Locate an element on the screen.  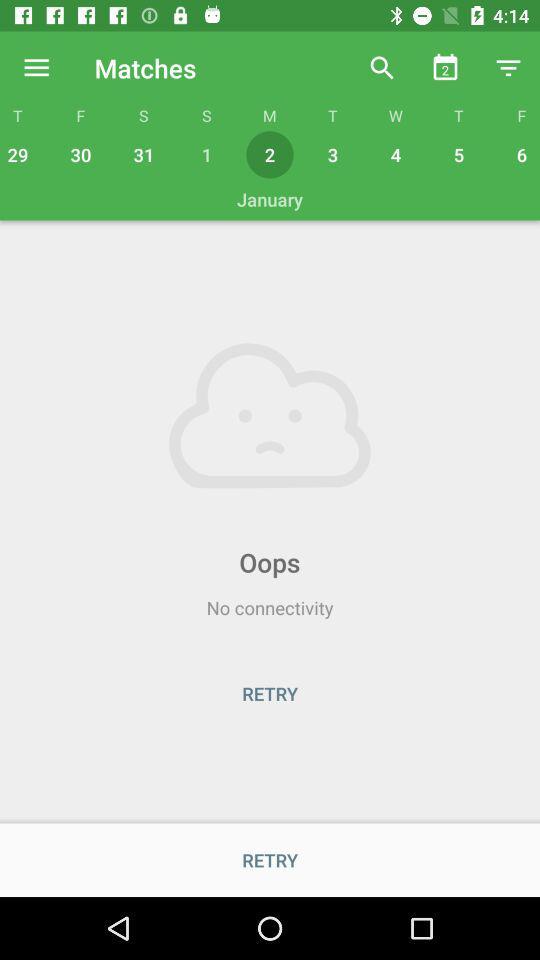
the 29 is located at coordinates (19, 153).